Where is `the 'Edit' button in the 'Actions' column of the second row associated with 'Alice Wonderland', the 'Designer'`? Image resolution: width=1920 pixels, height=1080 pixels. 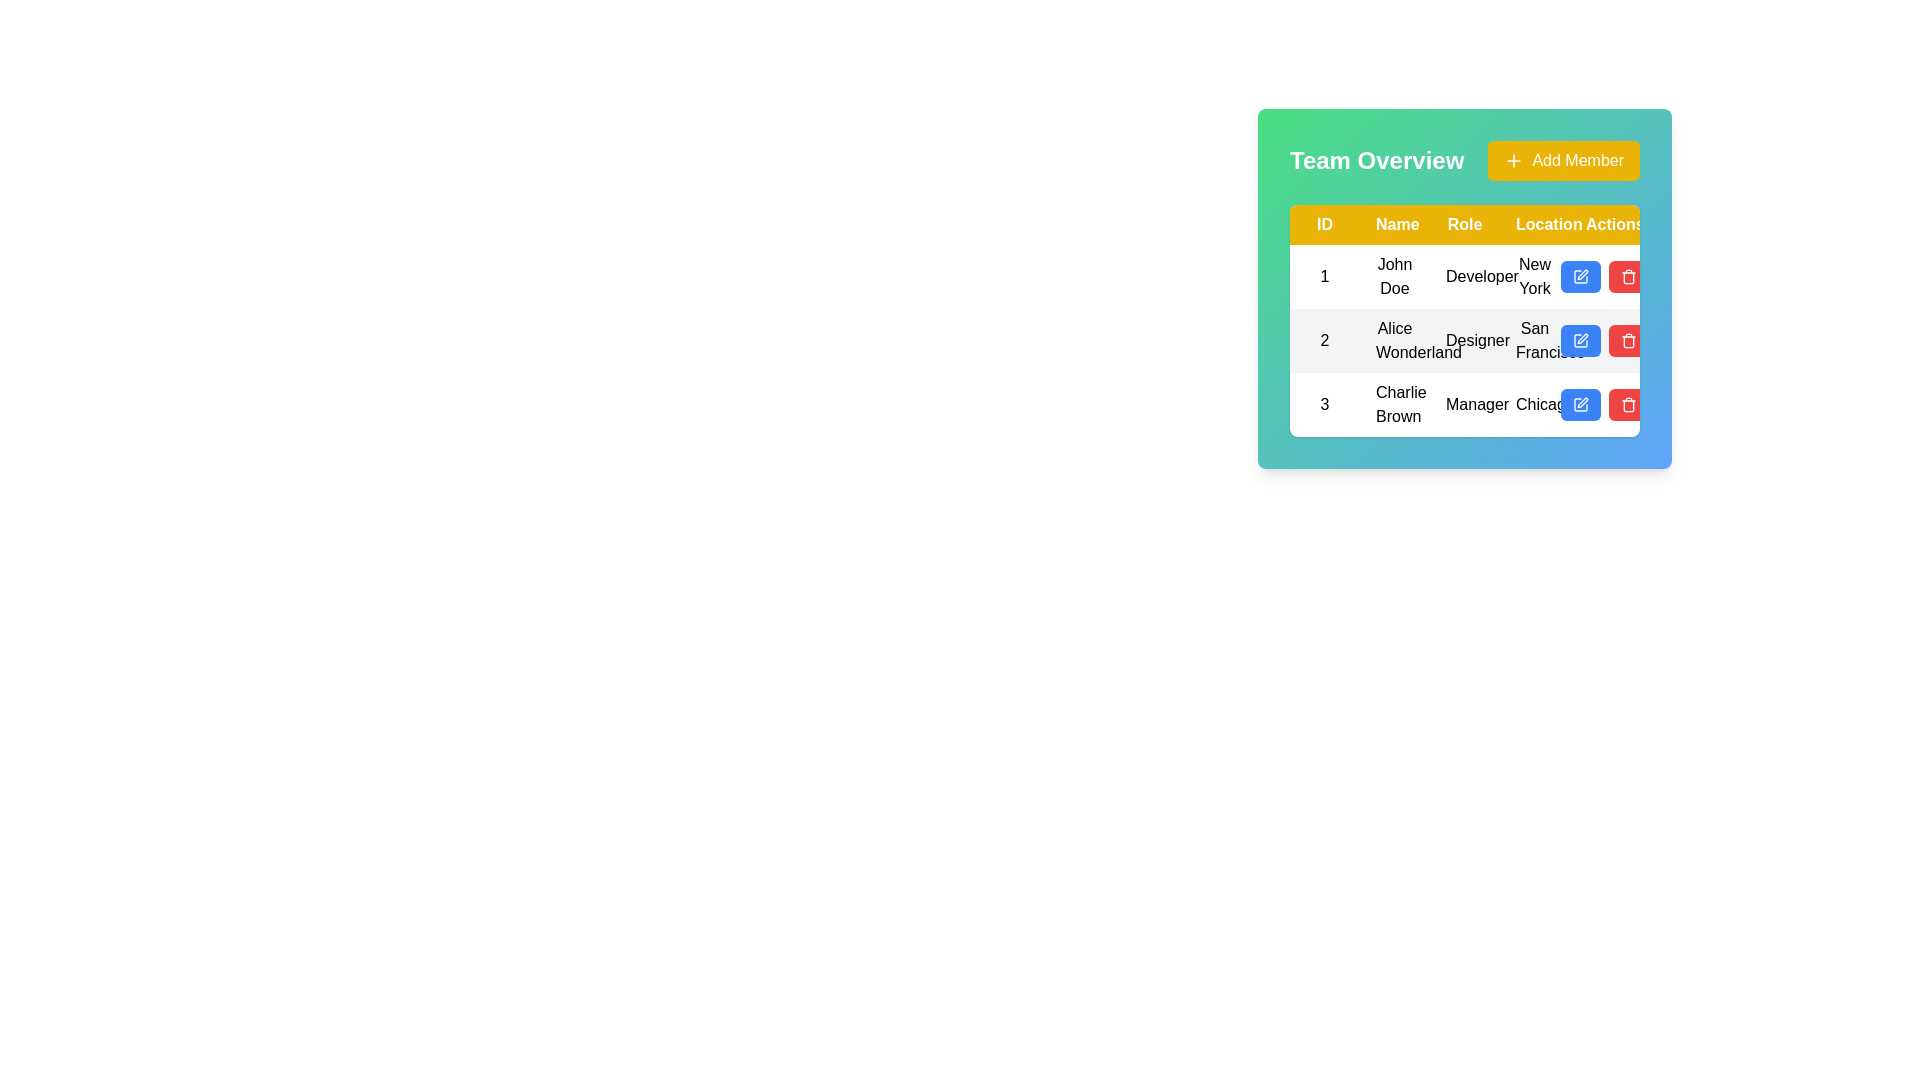
the 'Edit' button in the 'Actions' column of the second row associated with 'Alice Wonderland', the 'Designer' is located at coordinates (1604, 339).